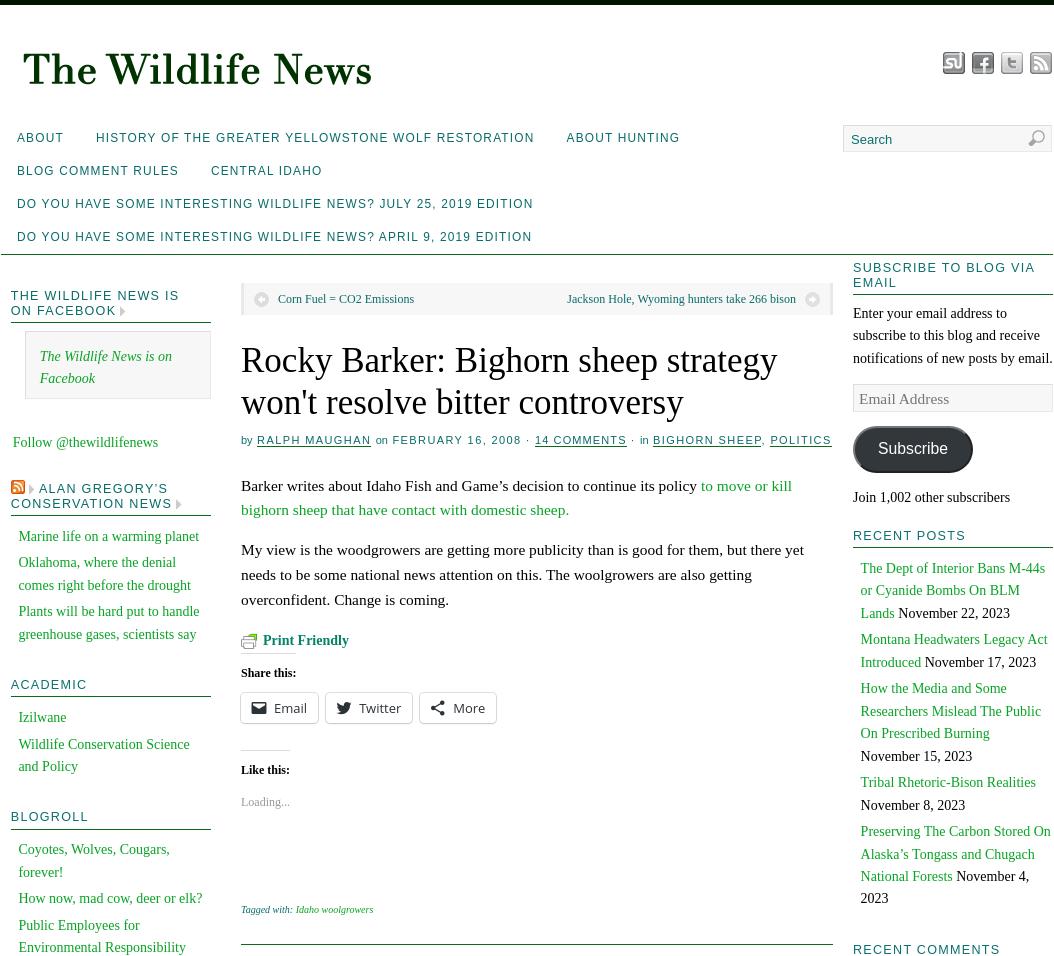 Image resolution: width=1054 pixels, height=956 pixels. What do you see at coordinates (241, 800) in the screenshot?
I see `'Loading...'` at bounding box center [241, 800].